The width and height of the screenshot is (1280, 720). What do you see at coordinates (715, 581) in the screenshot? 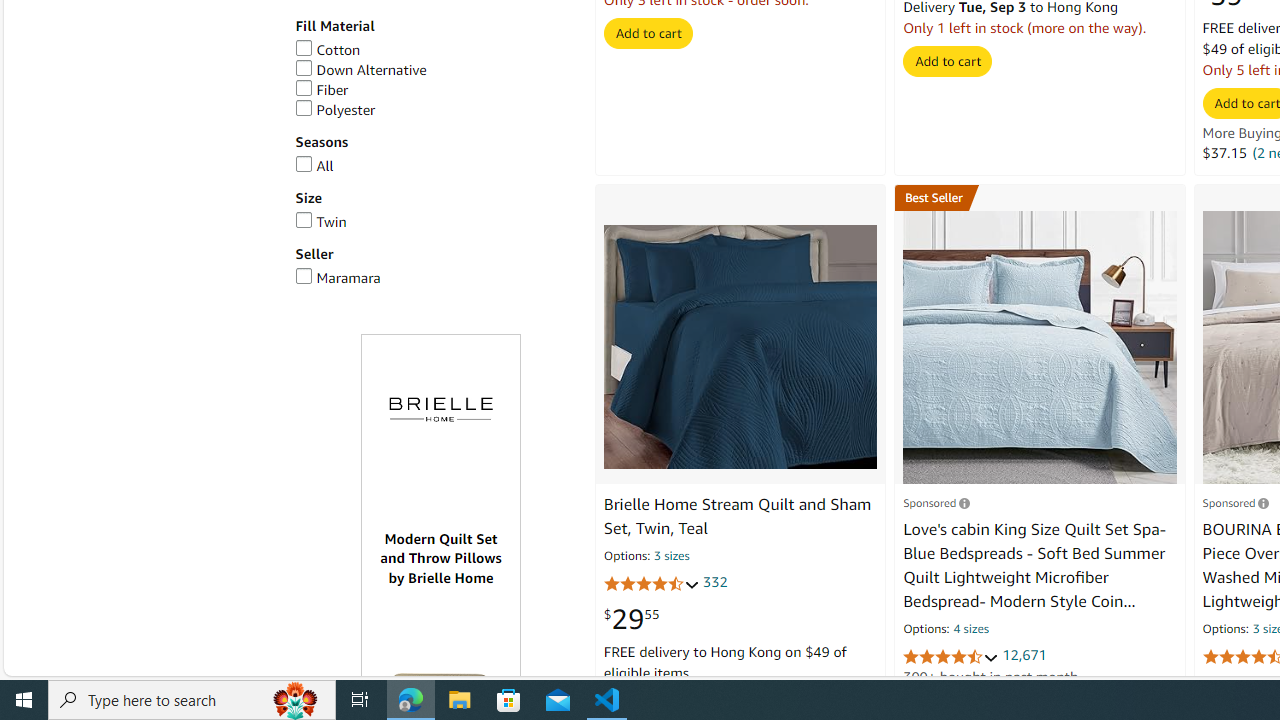
I see `'332'` at bounding box center [715, 581].